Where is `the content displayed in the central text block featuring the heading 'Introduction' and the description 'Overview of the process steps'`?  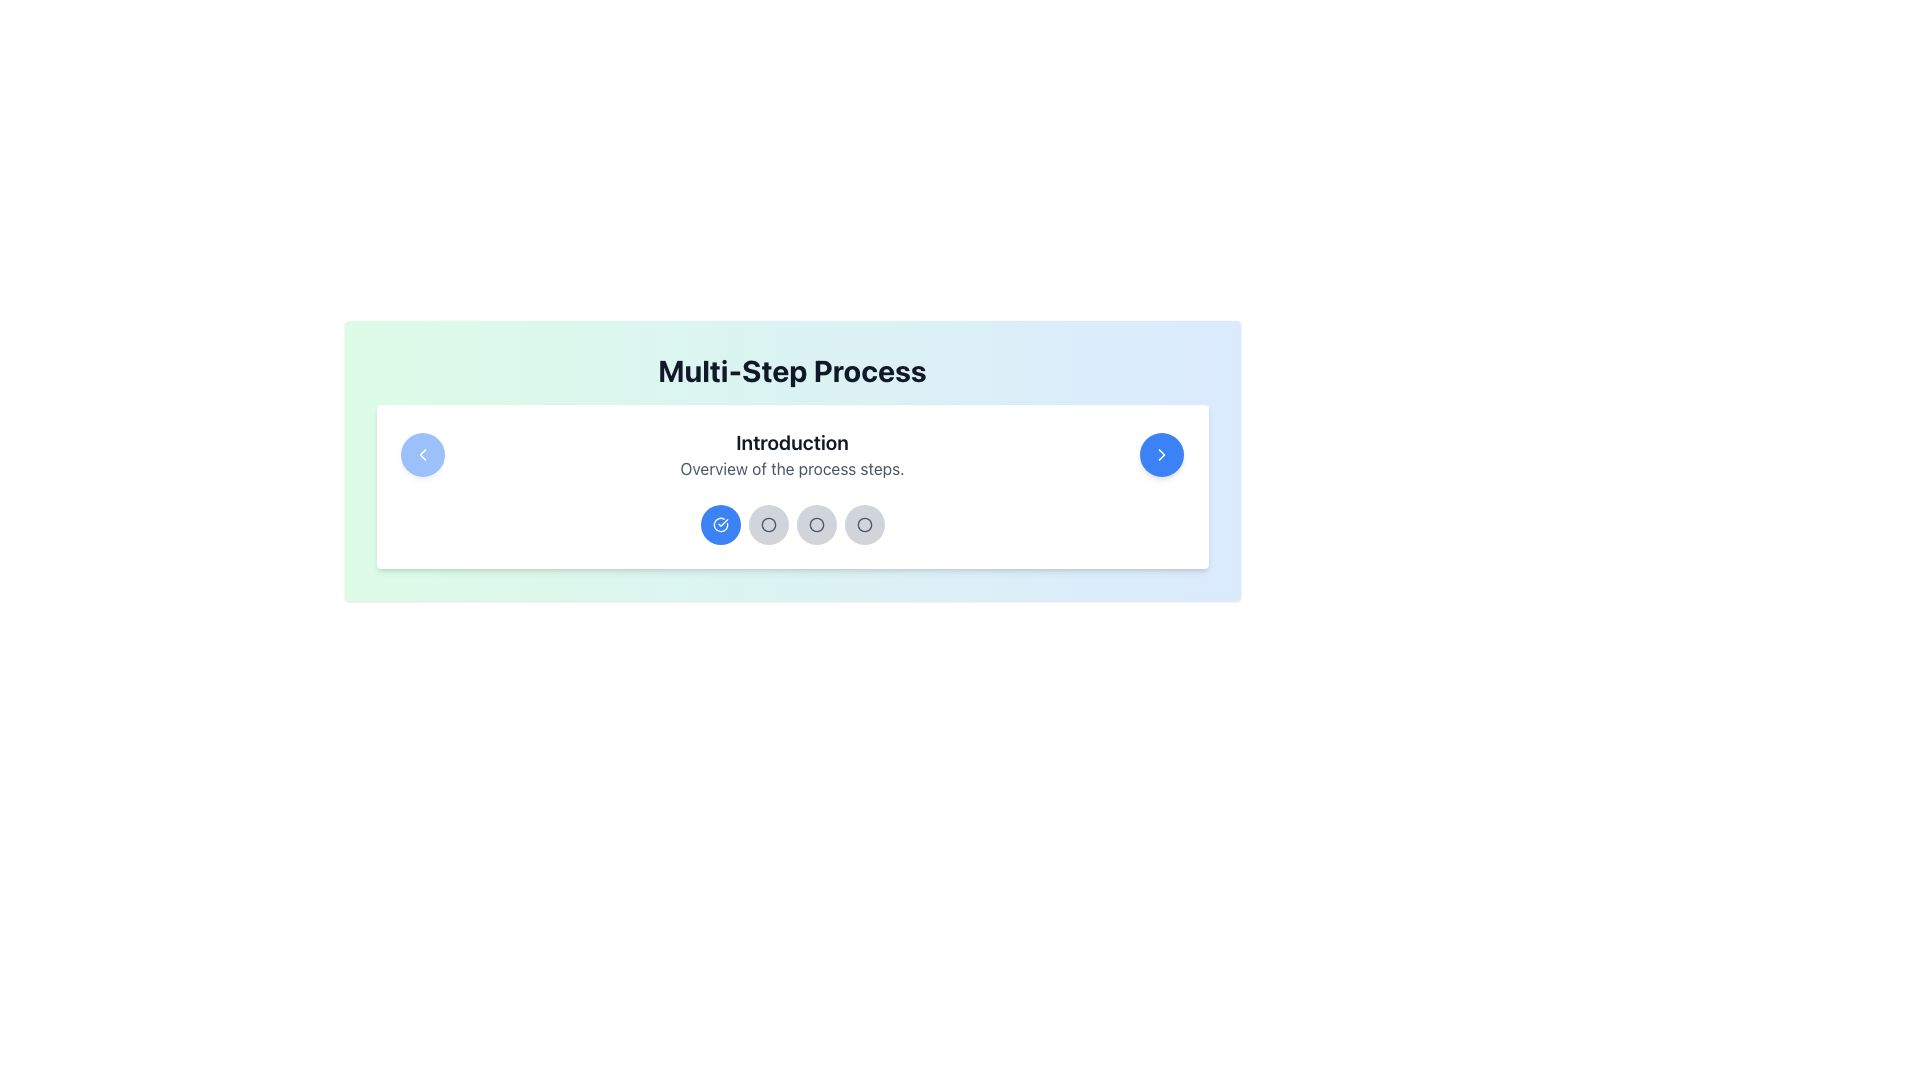
the content displayed in the central text block featuring the heading 'Introduction' and the description 'Overview of the process steps' is located at coordinates (791, 455).